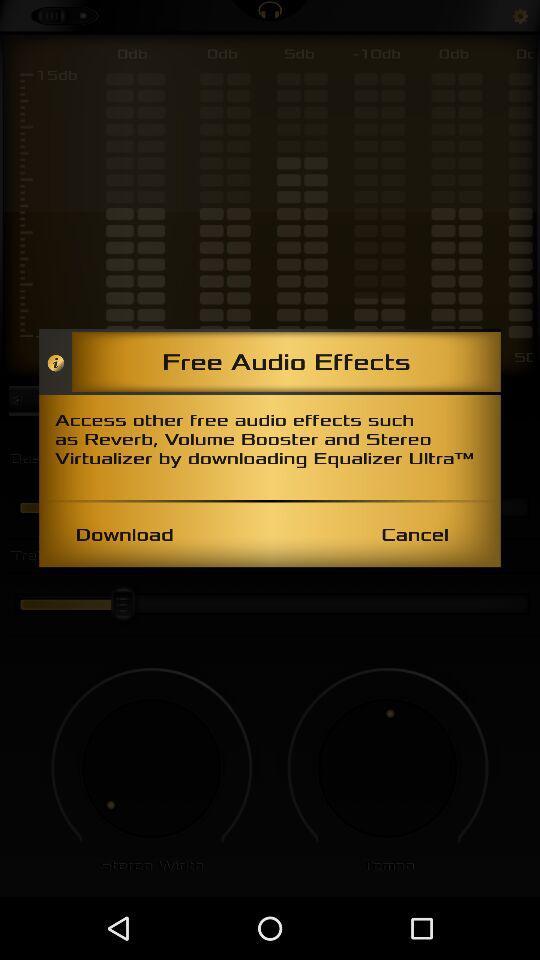 The height and width of the screenshot is (960, 540). I want to click on the cancel item, so click(414, 533).